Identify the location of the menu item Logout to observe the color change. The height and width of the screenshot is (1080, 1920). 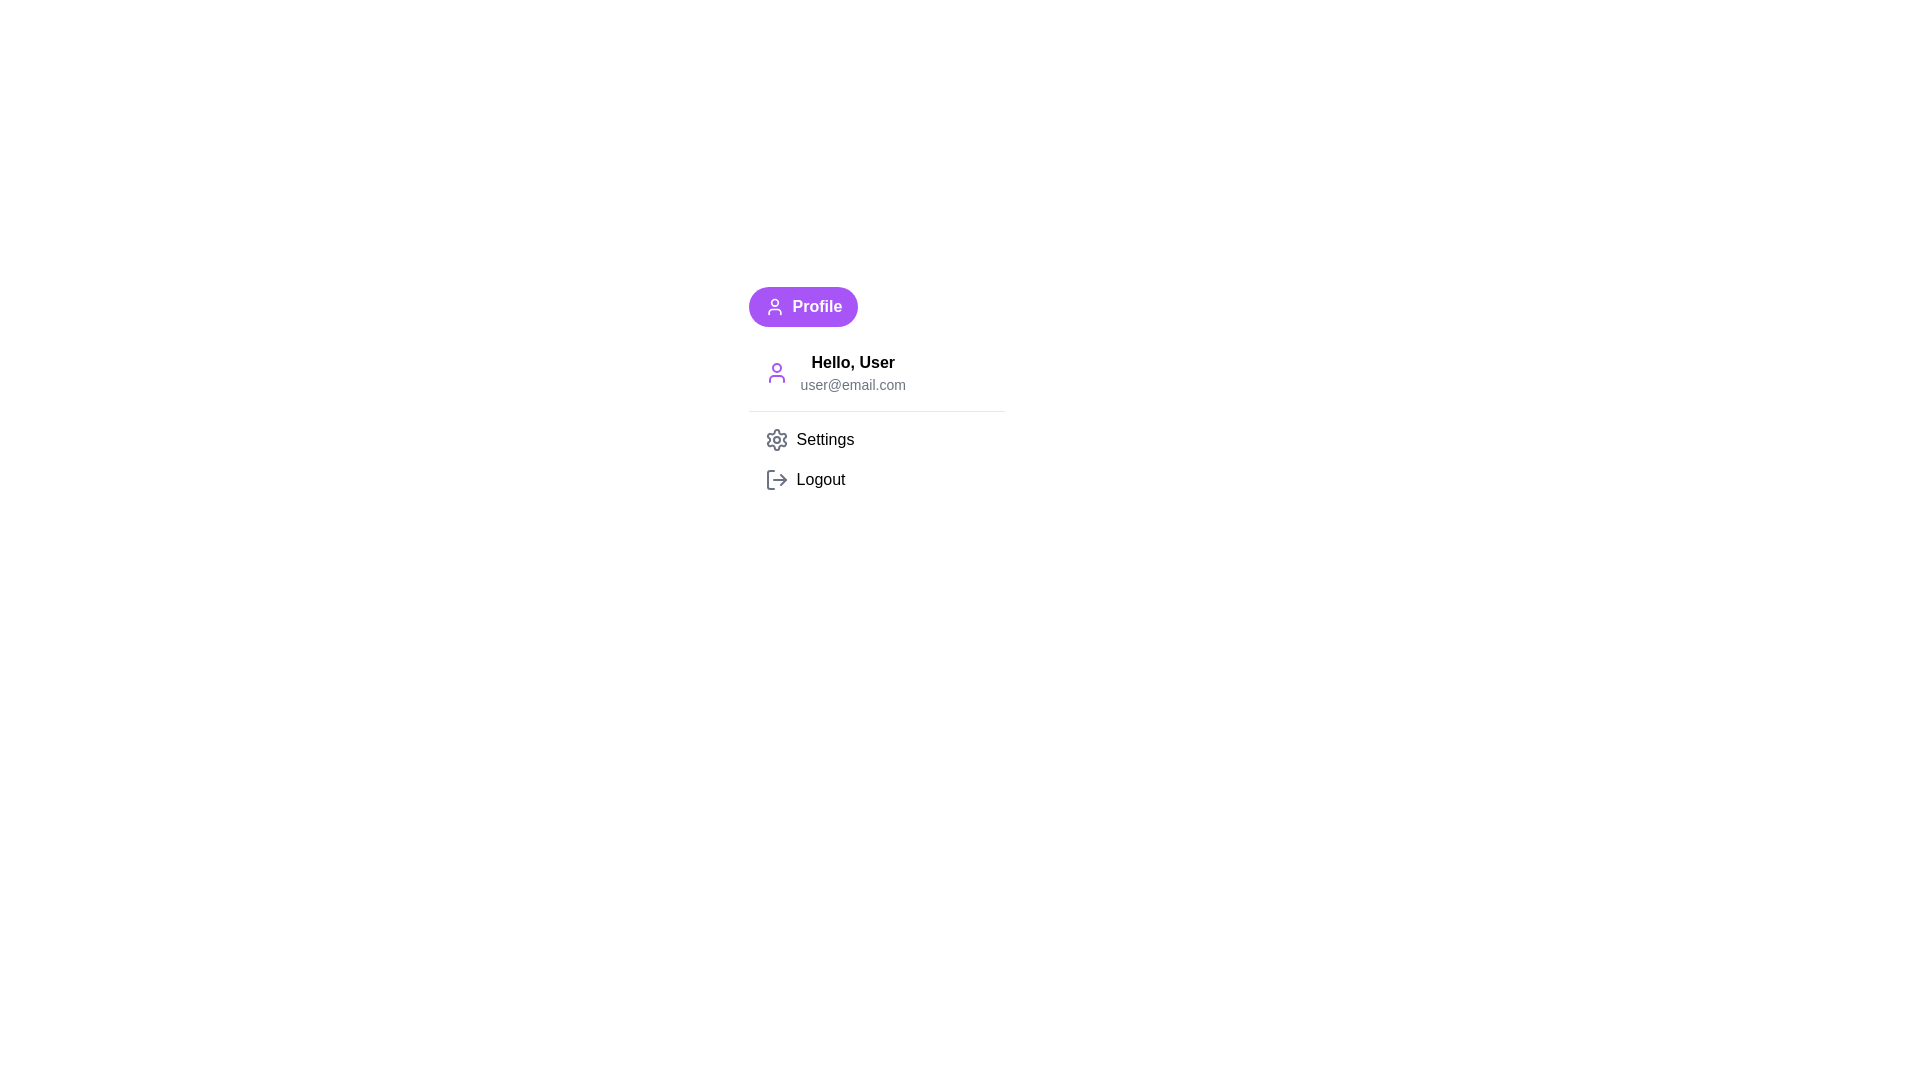
(875, 479).